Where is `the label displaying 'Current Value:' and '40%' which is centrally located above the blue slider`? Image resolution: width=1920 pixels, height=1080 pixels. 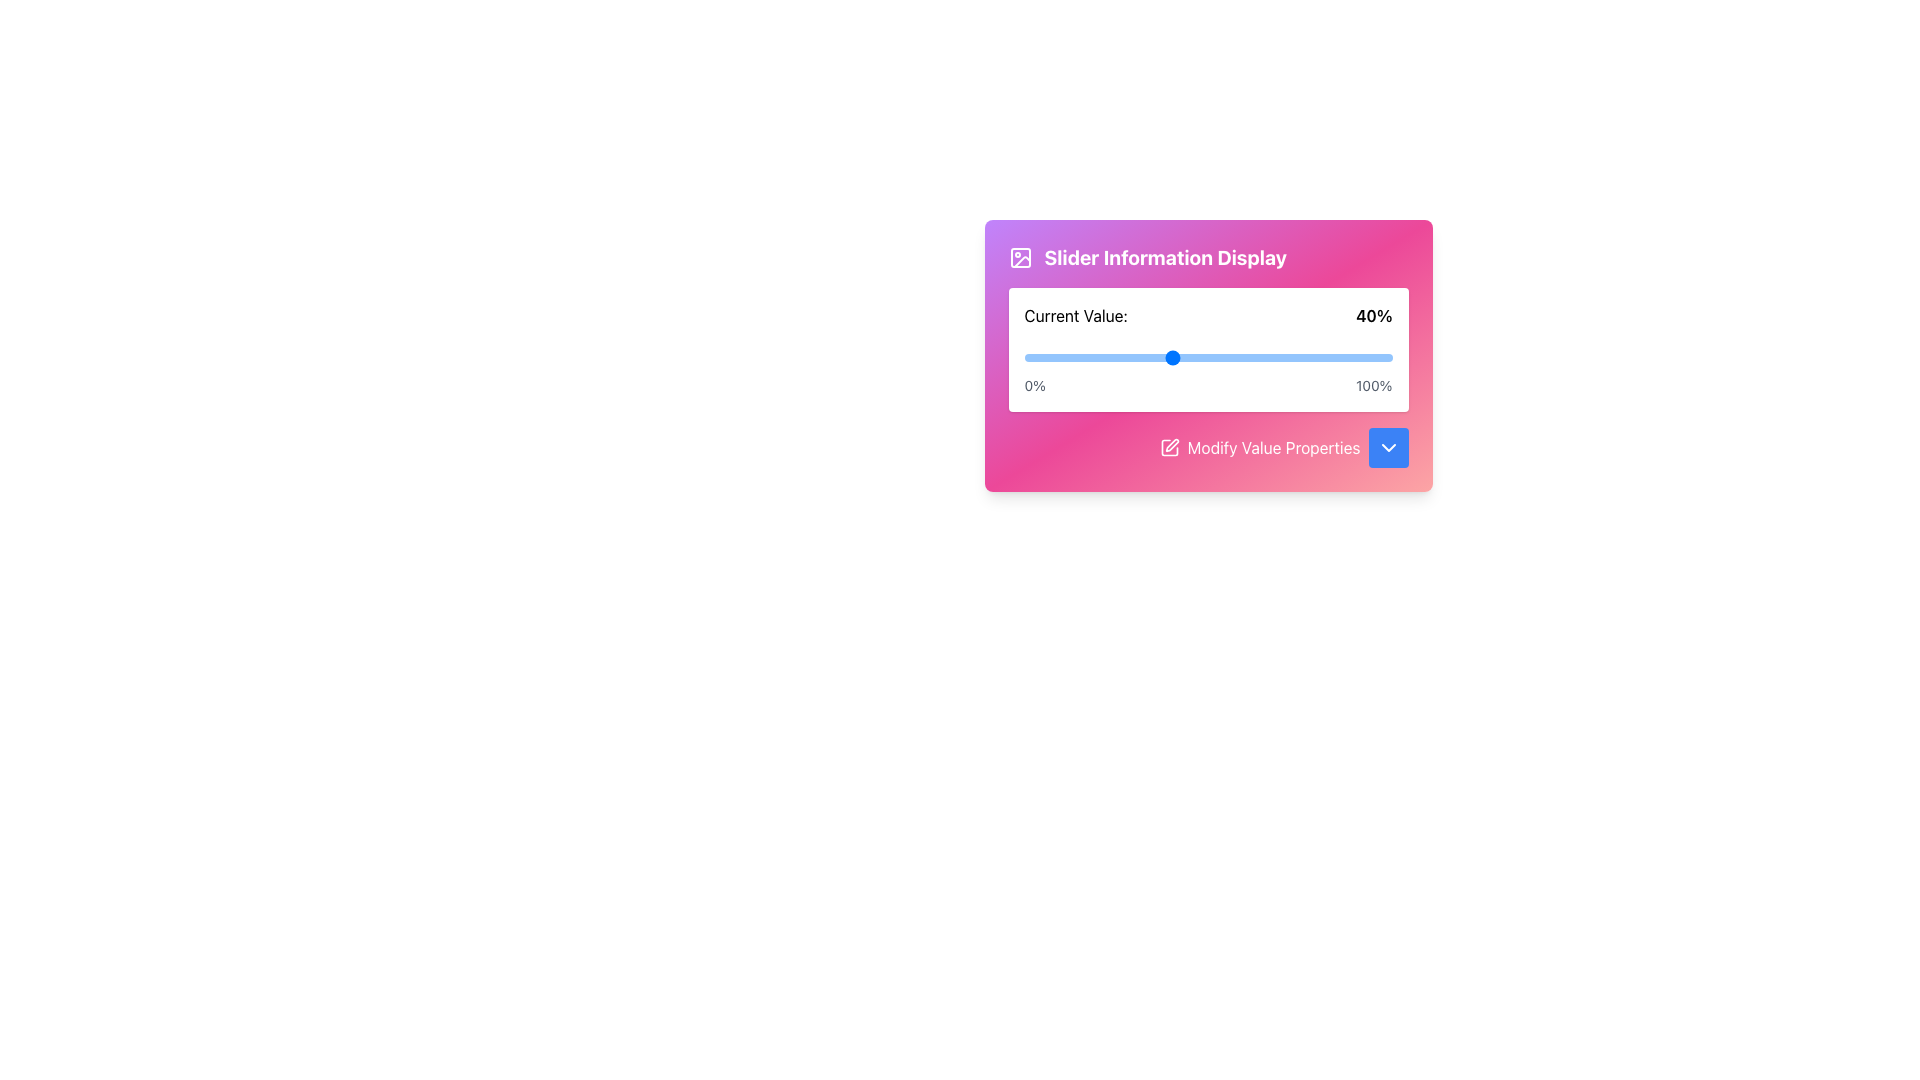
the label displaying 'Current Value:' and '40%' which is centrally located above the blue slider is located at coordinates (1207, 323).